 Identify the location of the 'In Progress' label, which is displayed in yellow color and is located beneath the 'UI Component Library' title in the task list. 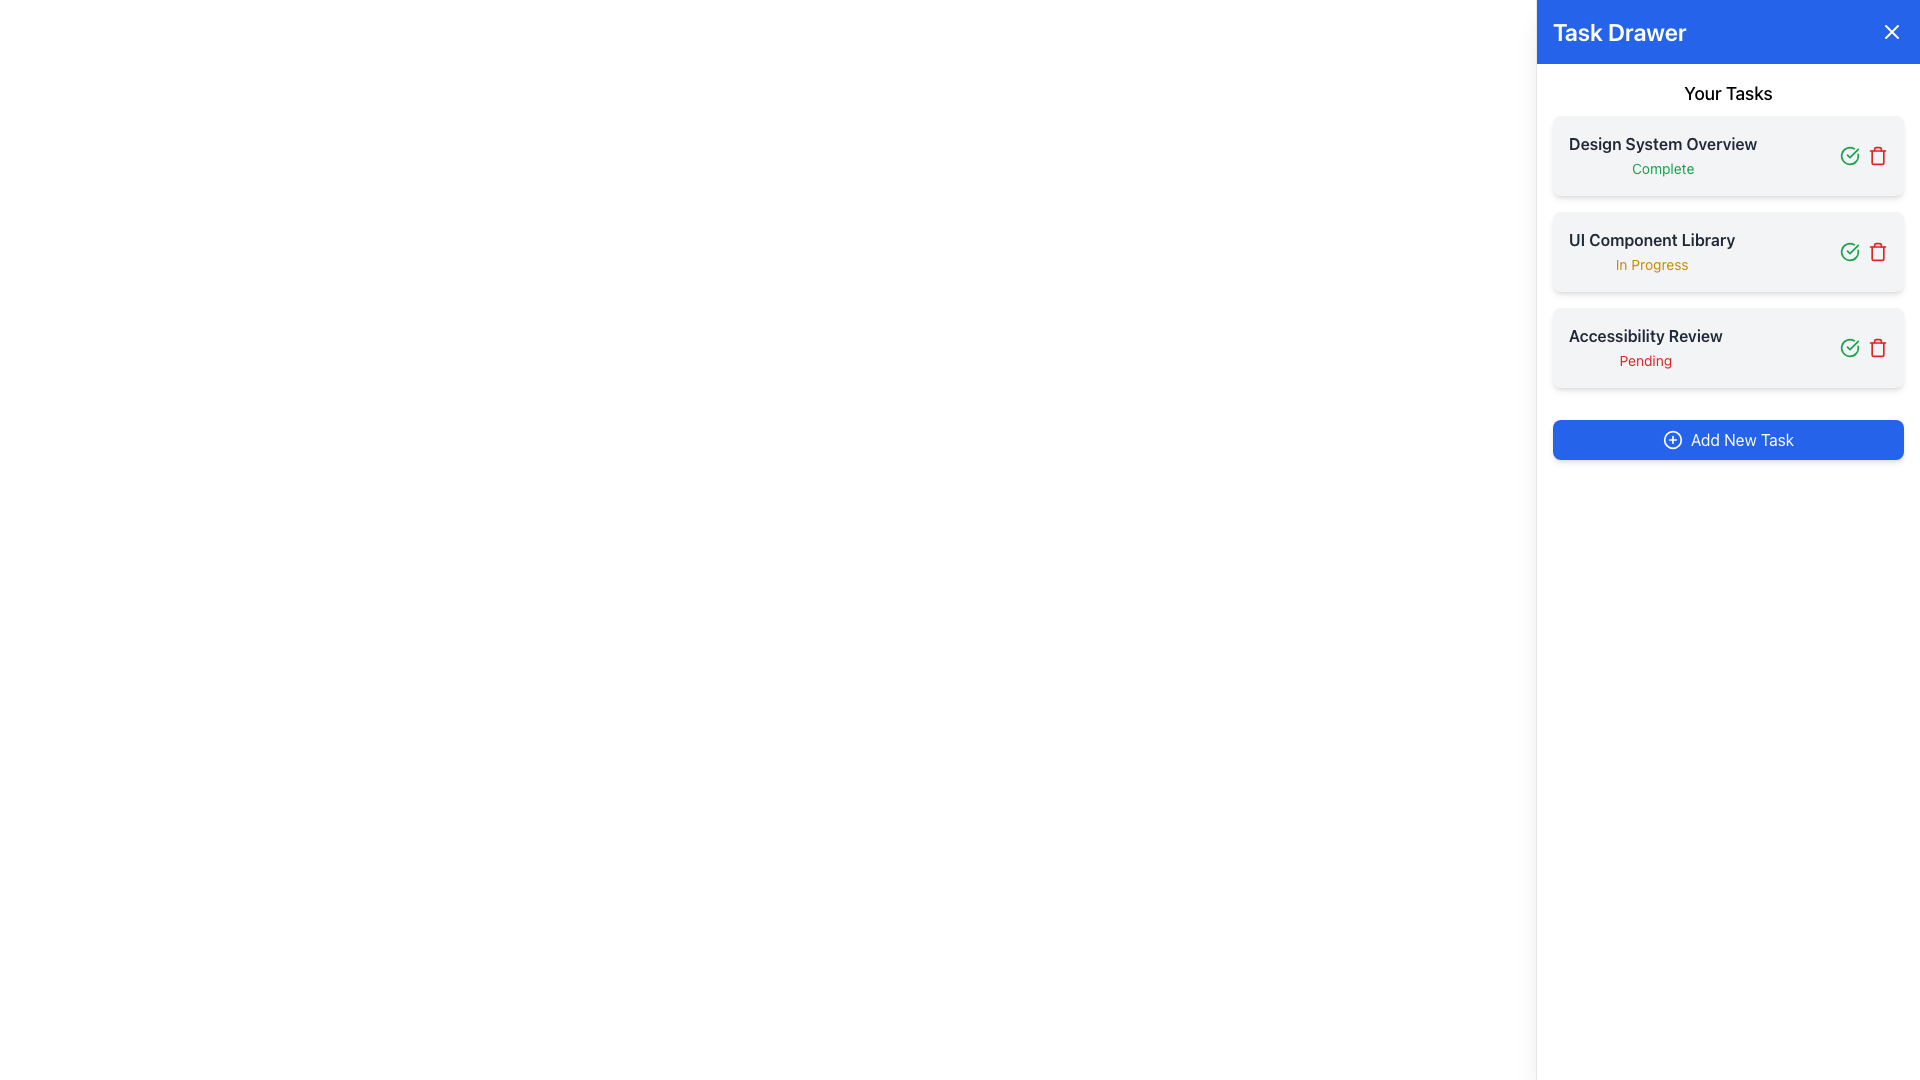
(1652, 263).